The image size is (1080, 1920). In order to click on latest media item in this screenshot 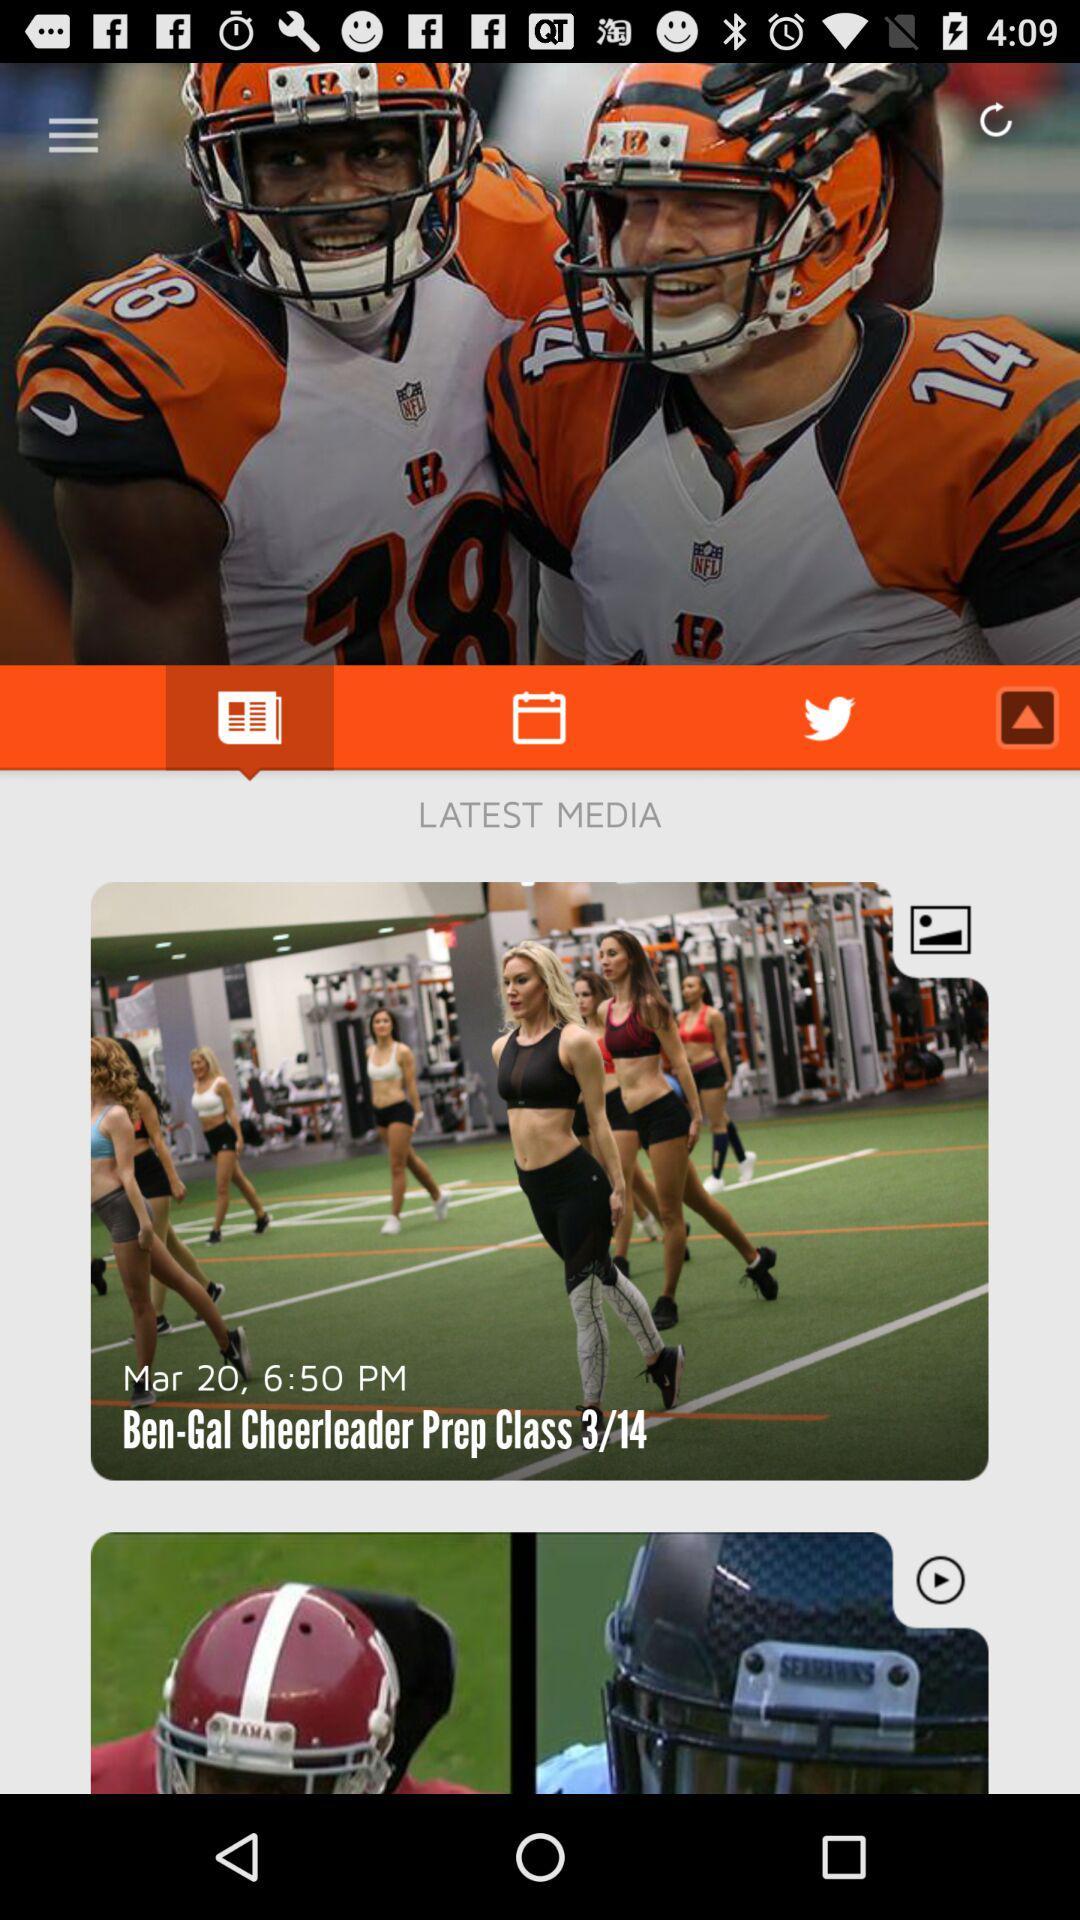, I will do `click(540, 813)`.